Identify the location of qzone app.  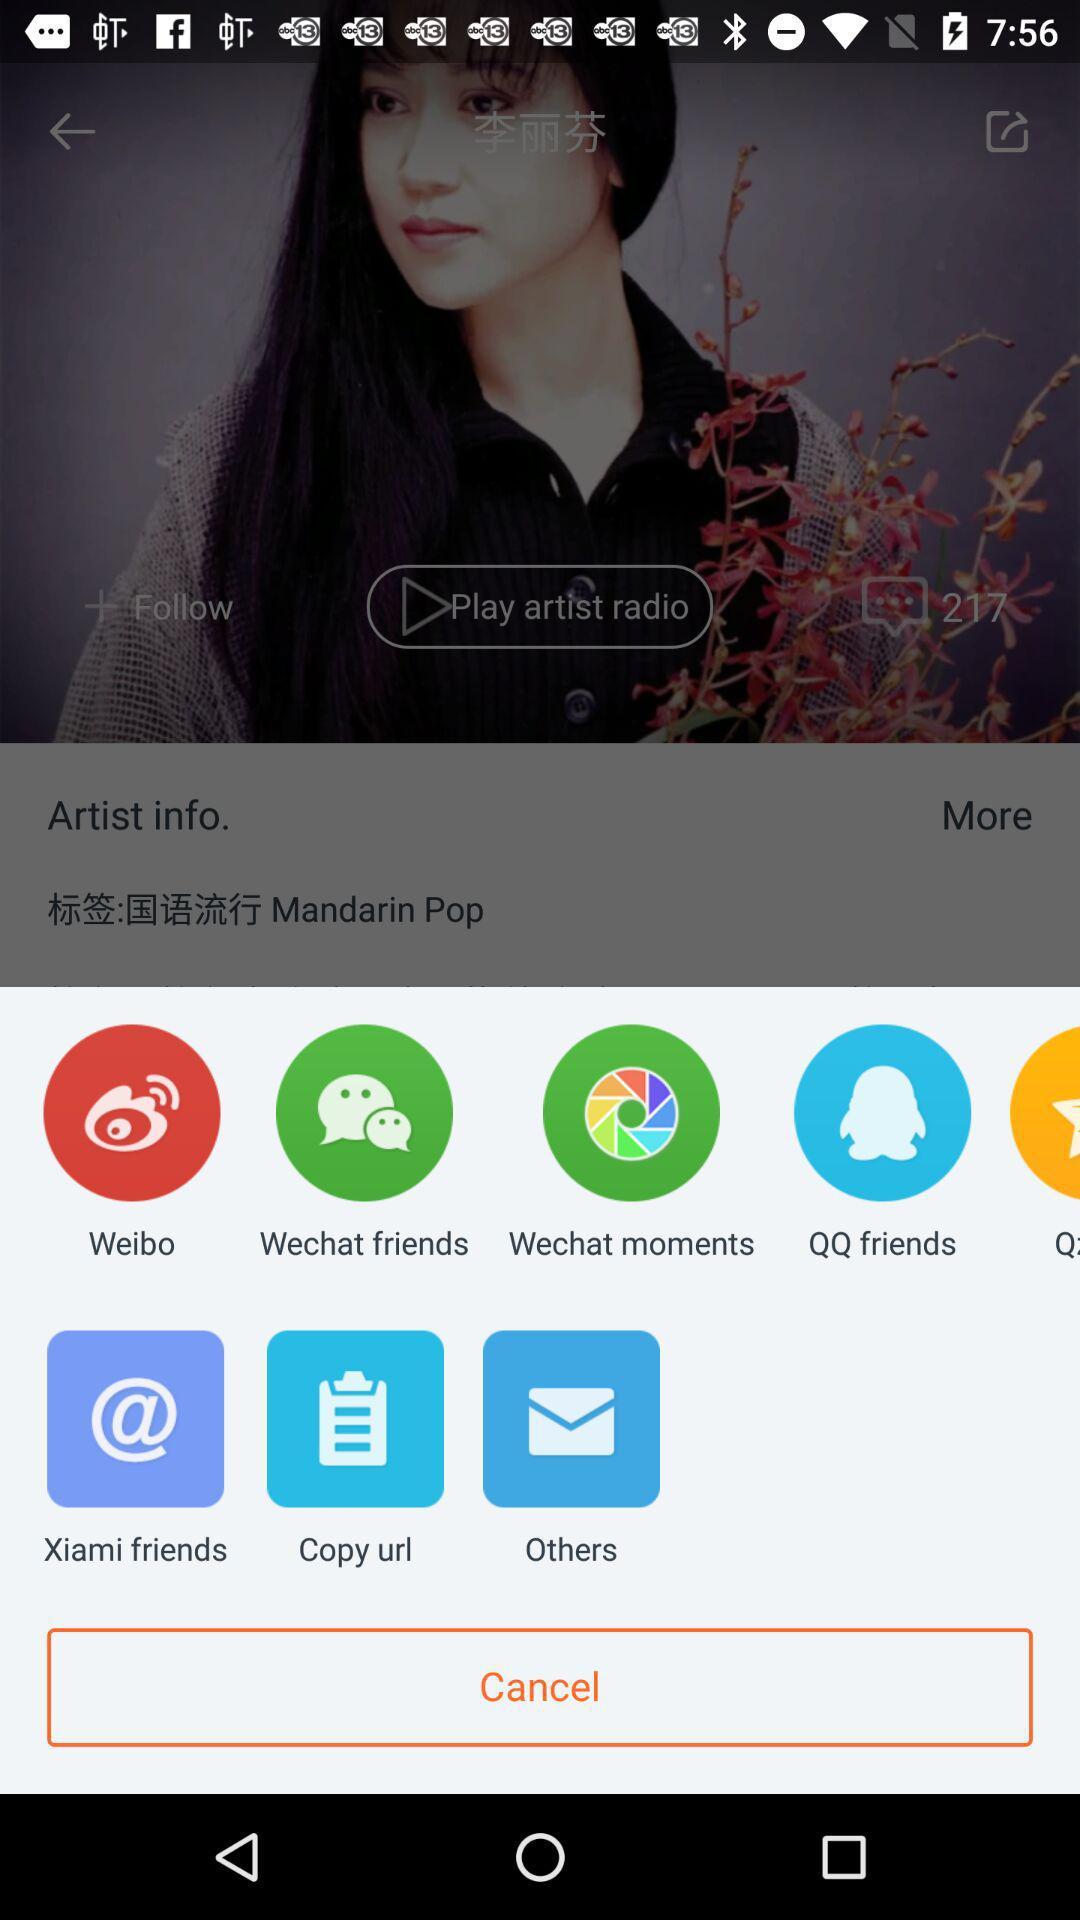
(1044, 1144).